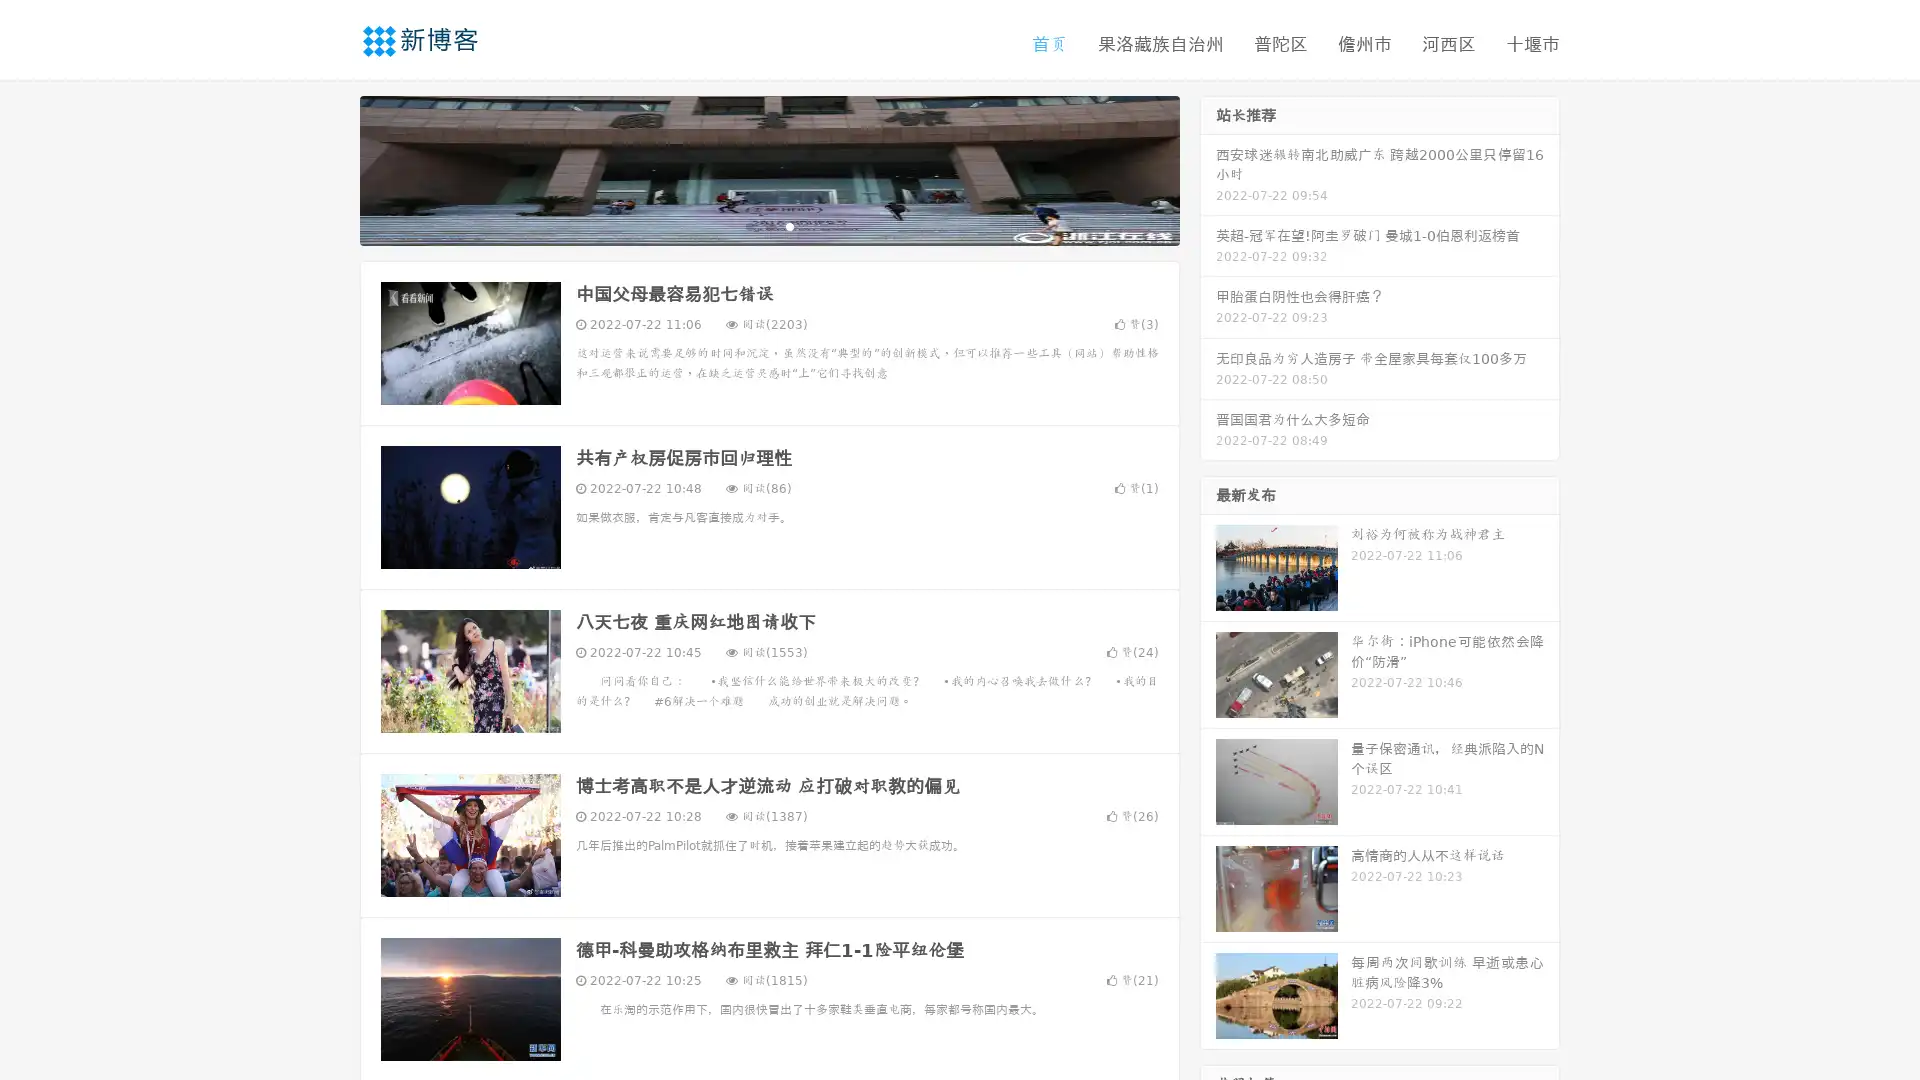  Describe the element at coordinates (1208, 168) in the screenshot. I see `Next slide` at that location.